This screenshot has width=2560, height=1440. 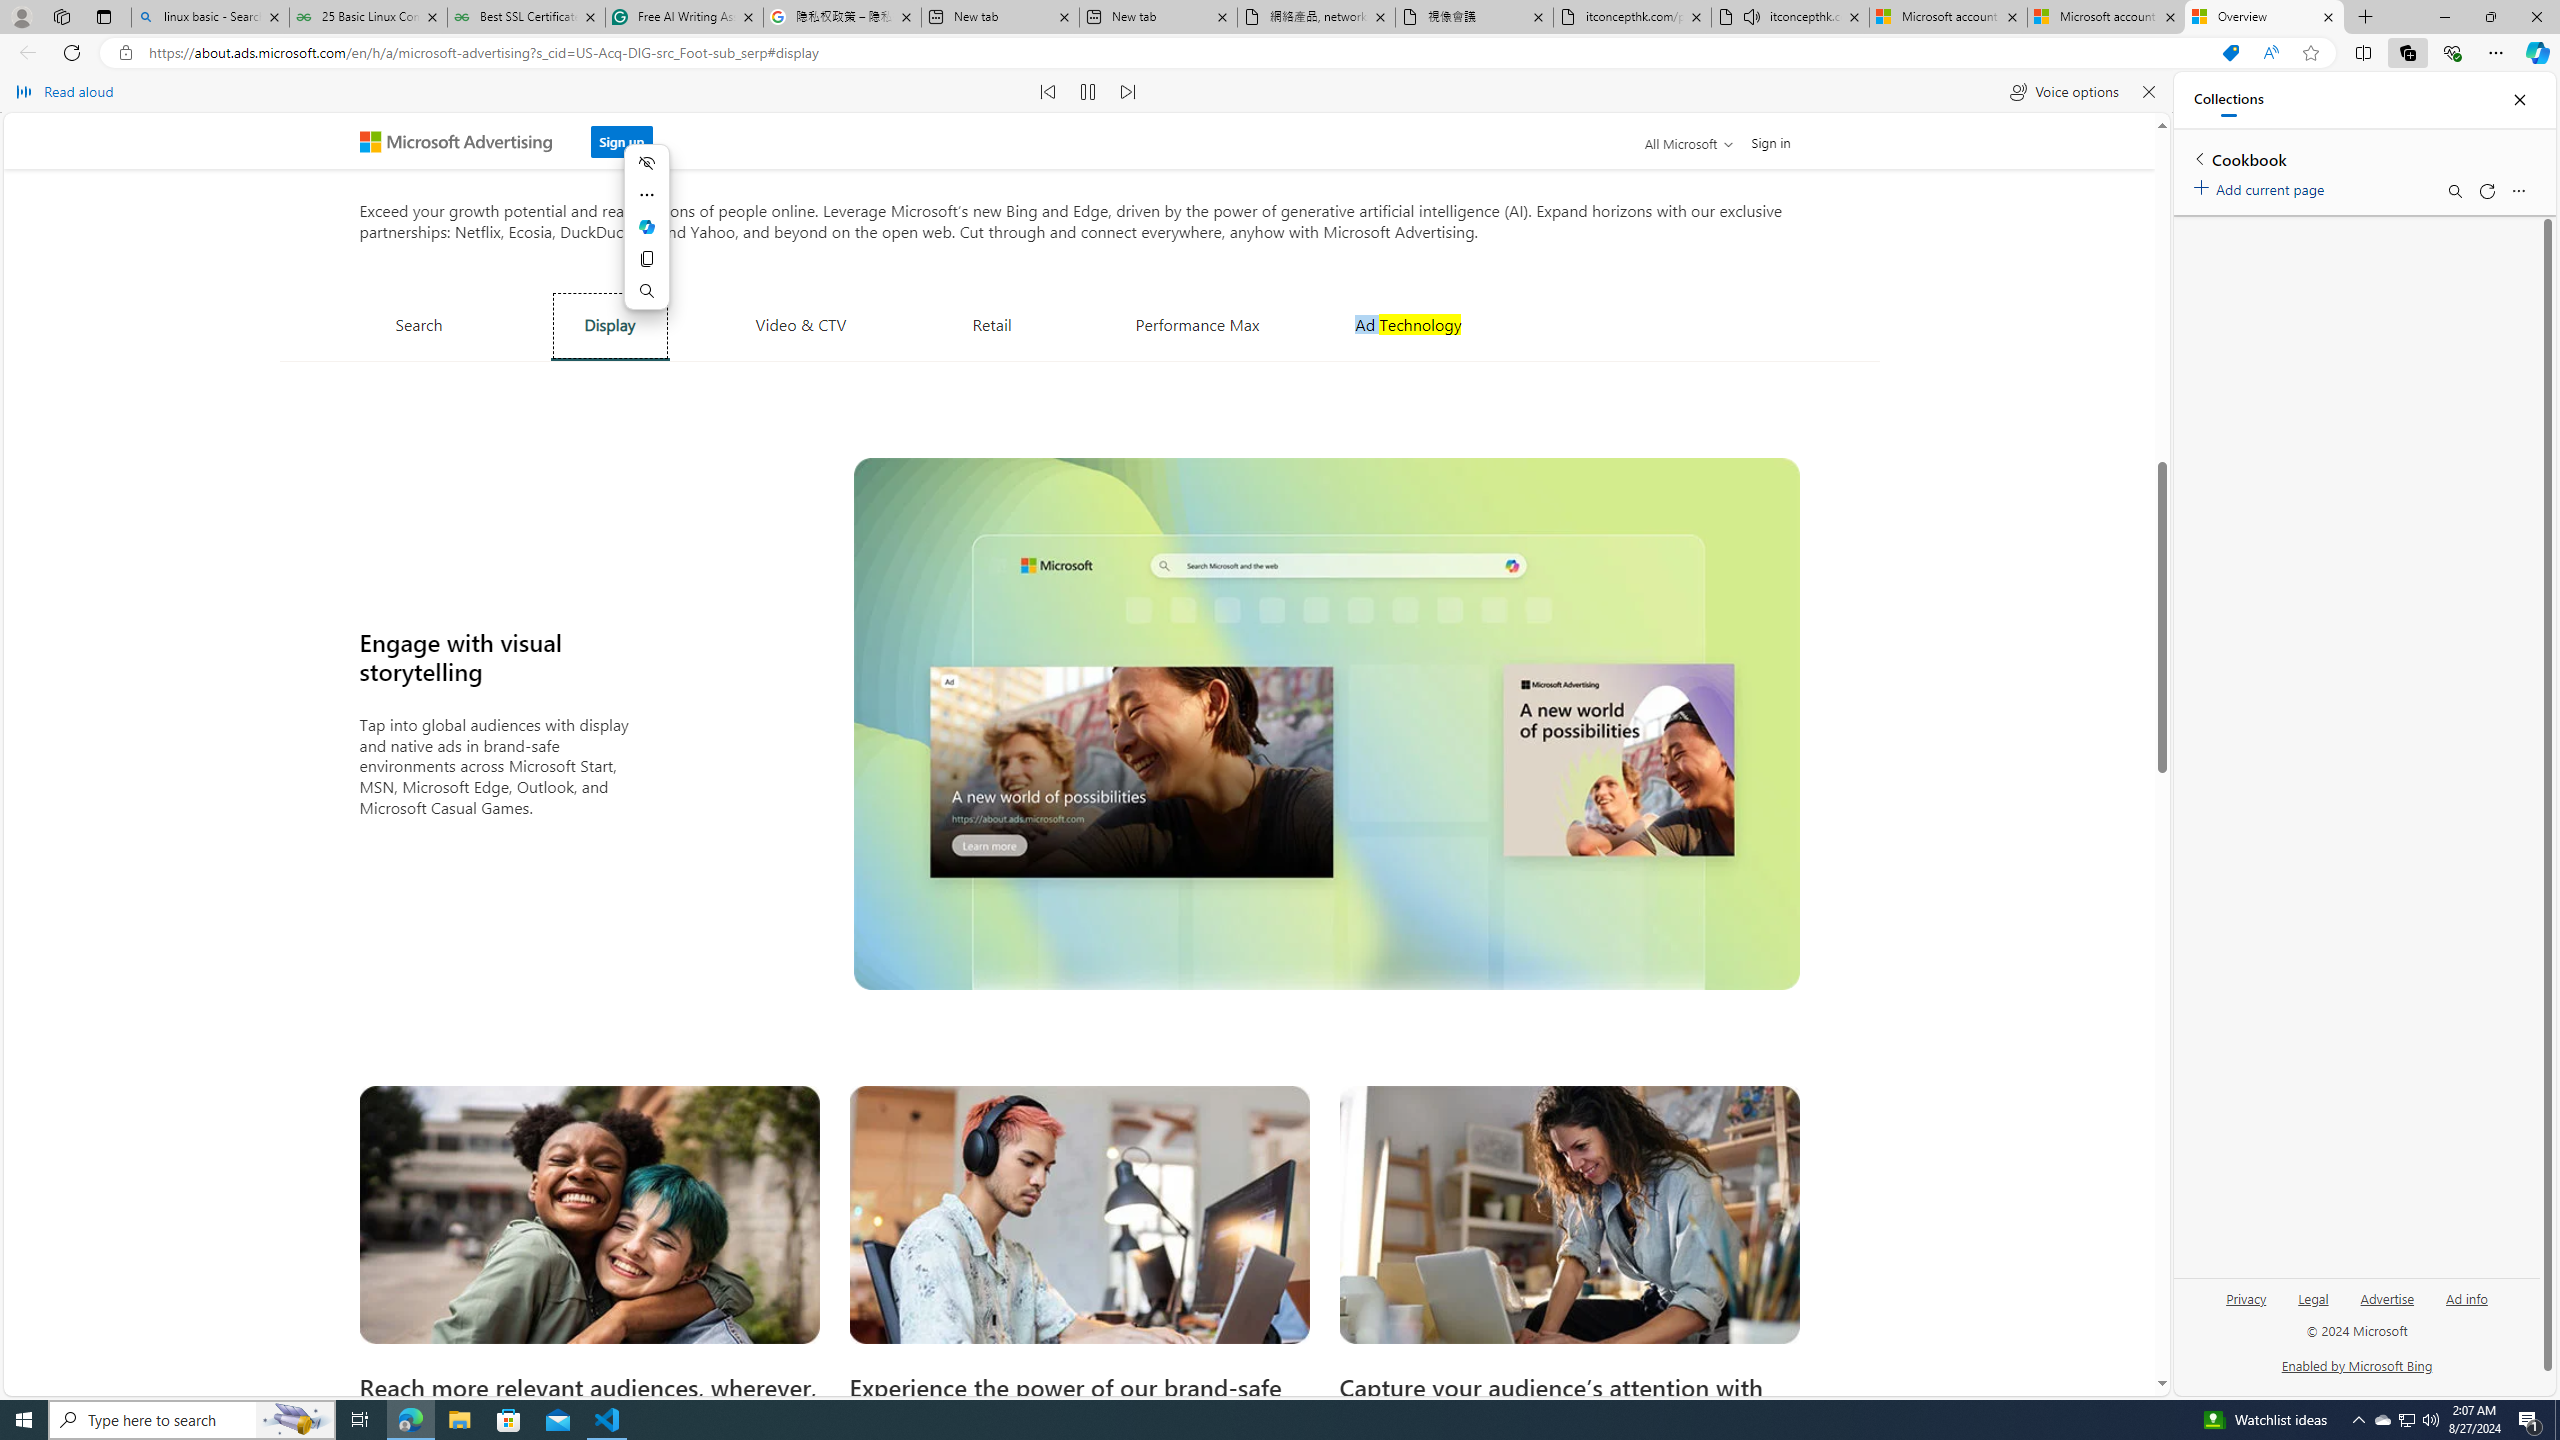 I want to click on 'linux basic - Search', so click(x=208, y=16).